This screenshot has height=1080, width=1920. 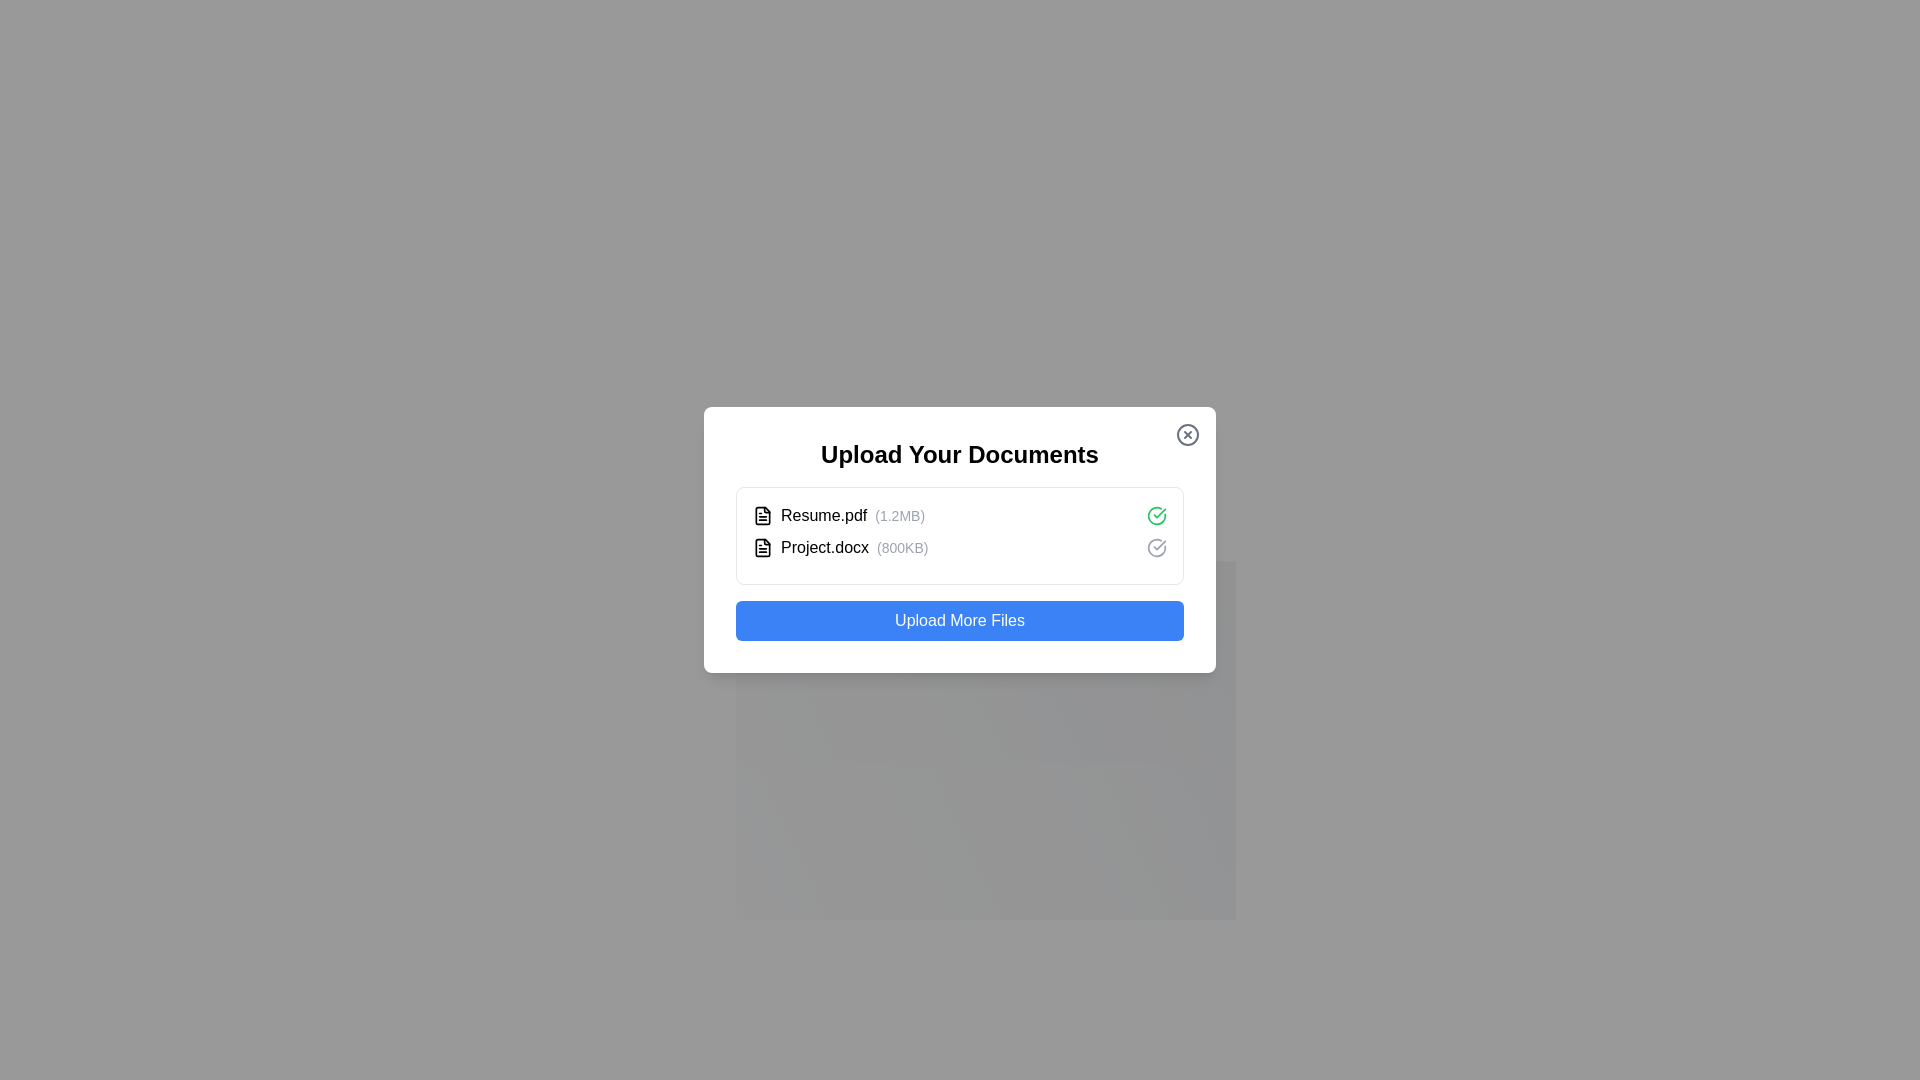 What do you see at coordinates (762, 547) in the screenshot?
I see `the file icon indicating 'Project.docx (800KB)', located to the left of its text description` at bounding box center [762, 547].